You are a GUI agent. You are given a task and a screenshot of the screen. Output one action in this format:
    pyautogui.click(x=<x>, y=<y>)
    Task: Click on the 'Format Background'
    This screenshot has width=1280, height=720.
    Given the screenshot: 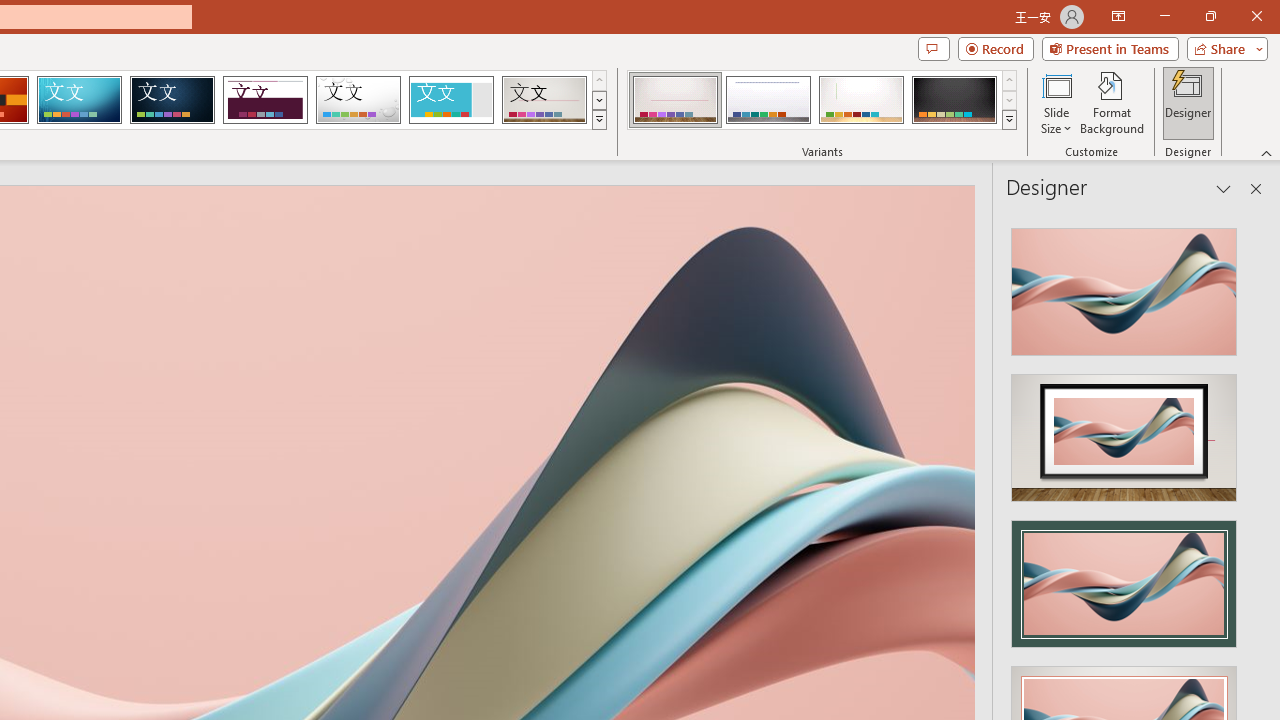 What is the action you would take?
    pyautogui.click(x=1111, y=103)
    